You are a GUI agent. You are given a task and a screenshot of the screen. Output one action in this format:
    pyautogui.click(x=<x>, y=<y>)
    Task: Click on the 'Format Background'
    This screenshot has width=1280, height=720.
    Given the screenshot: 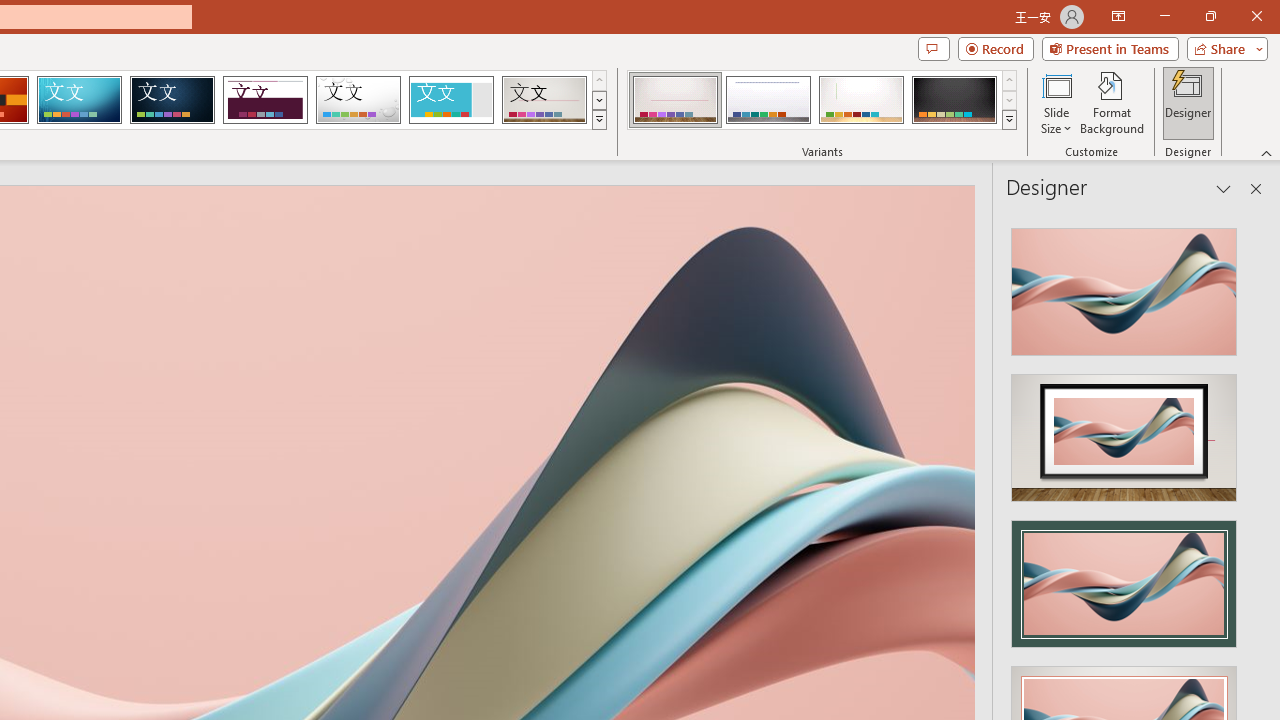 What is the action you would take?
    pyautogui.click(x=1111, y=103)
    